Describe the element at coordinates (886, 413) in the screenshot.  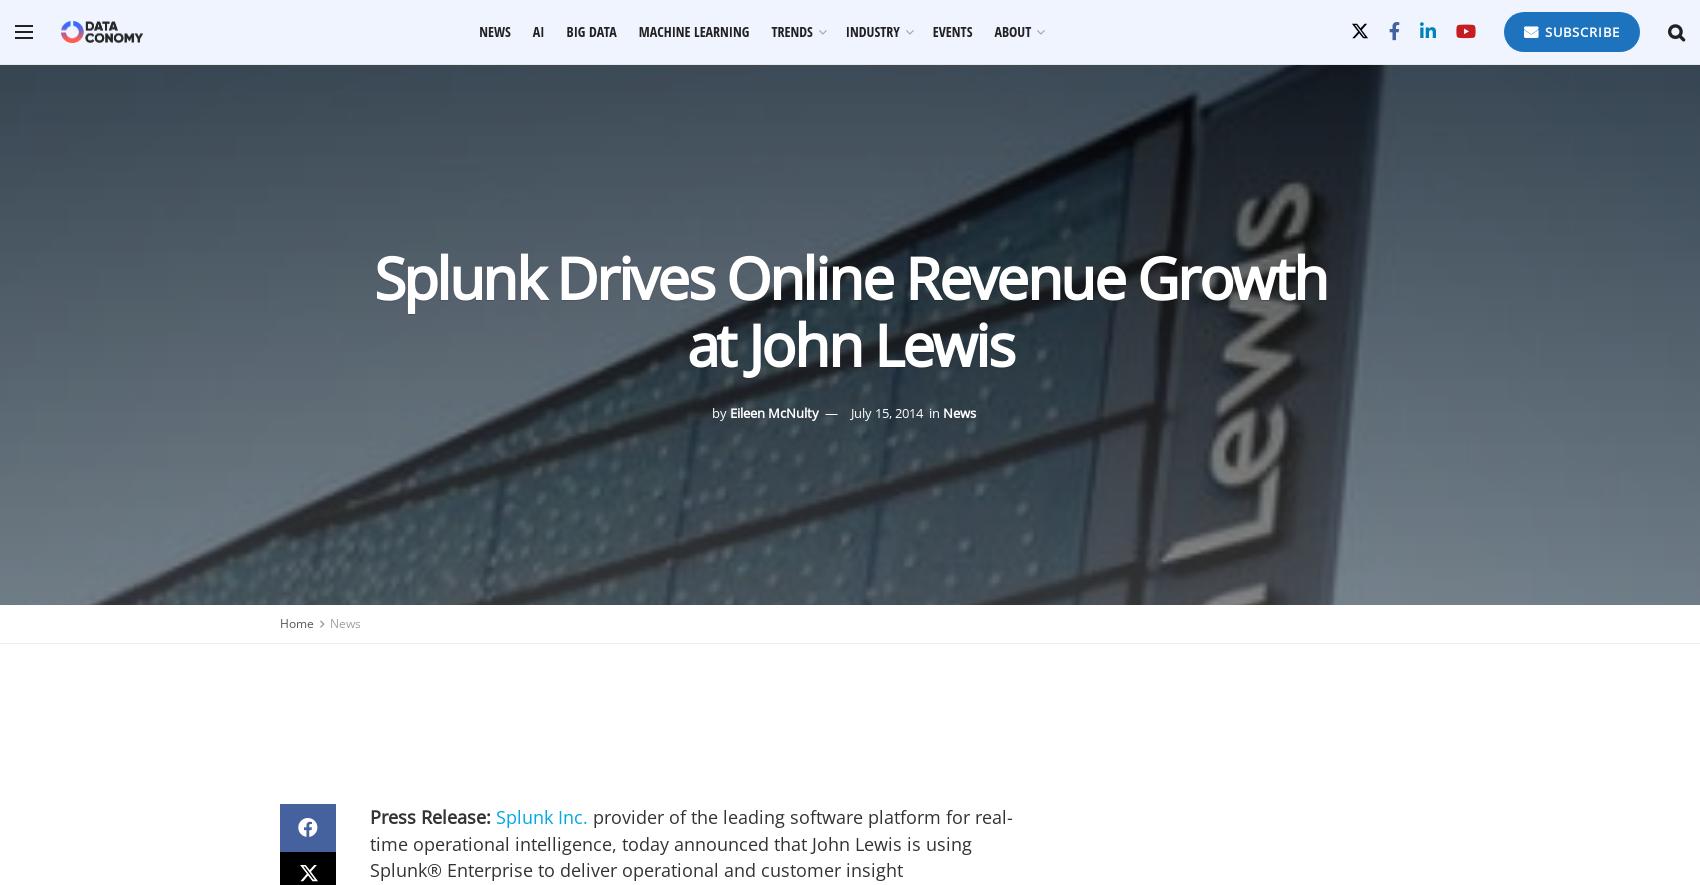
I see `'July 15, 2014'` at that location.